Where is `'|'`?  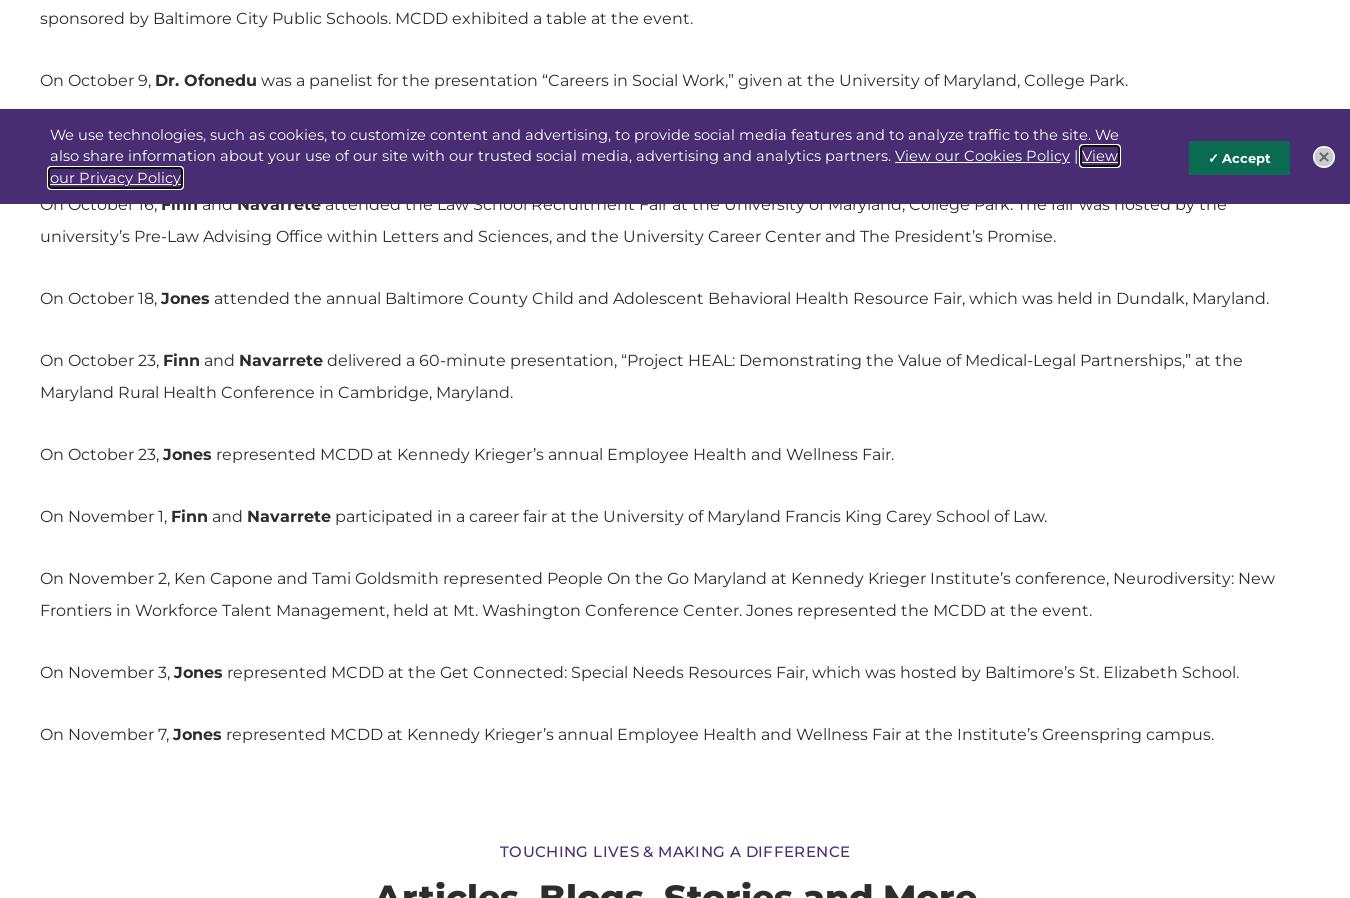
'|' is located at coordinates (1075, 154).